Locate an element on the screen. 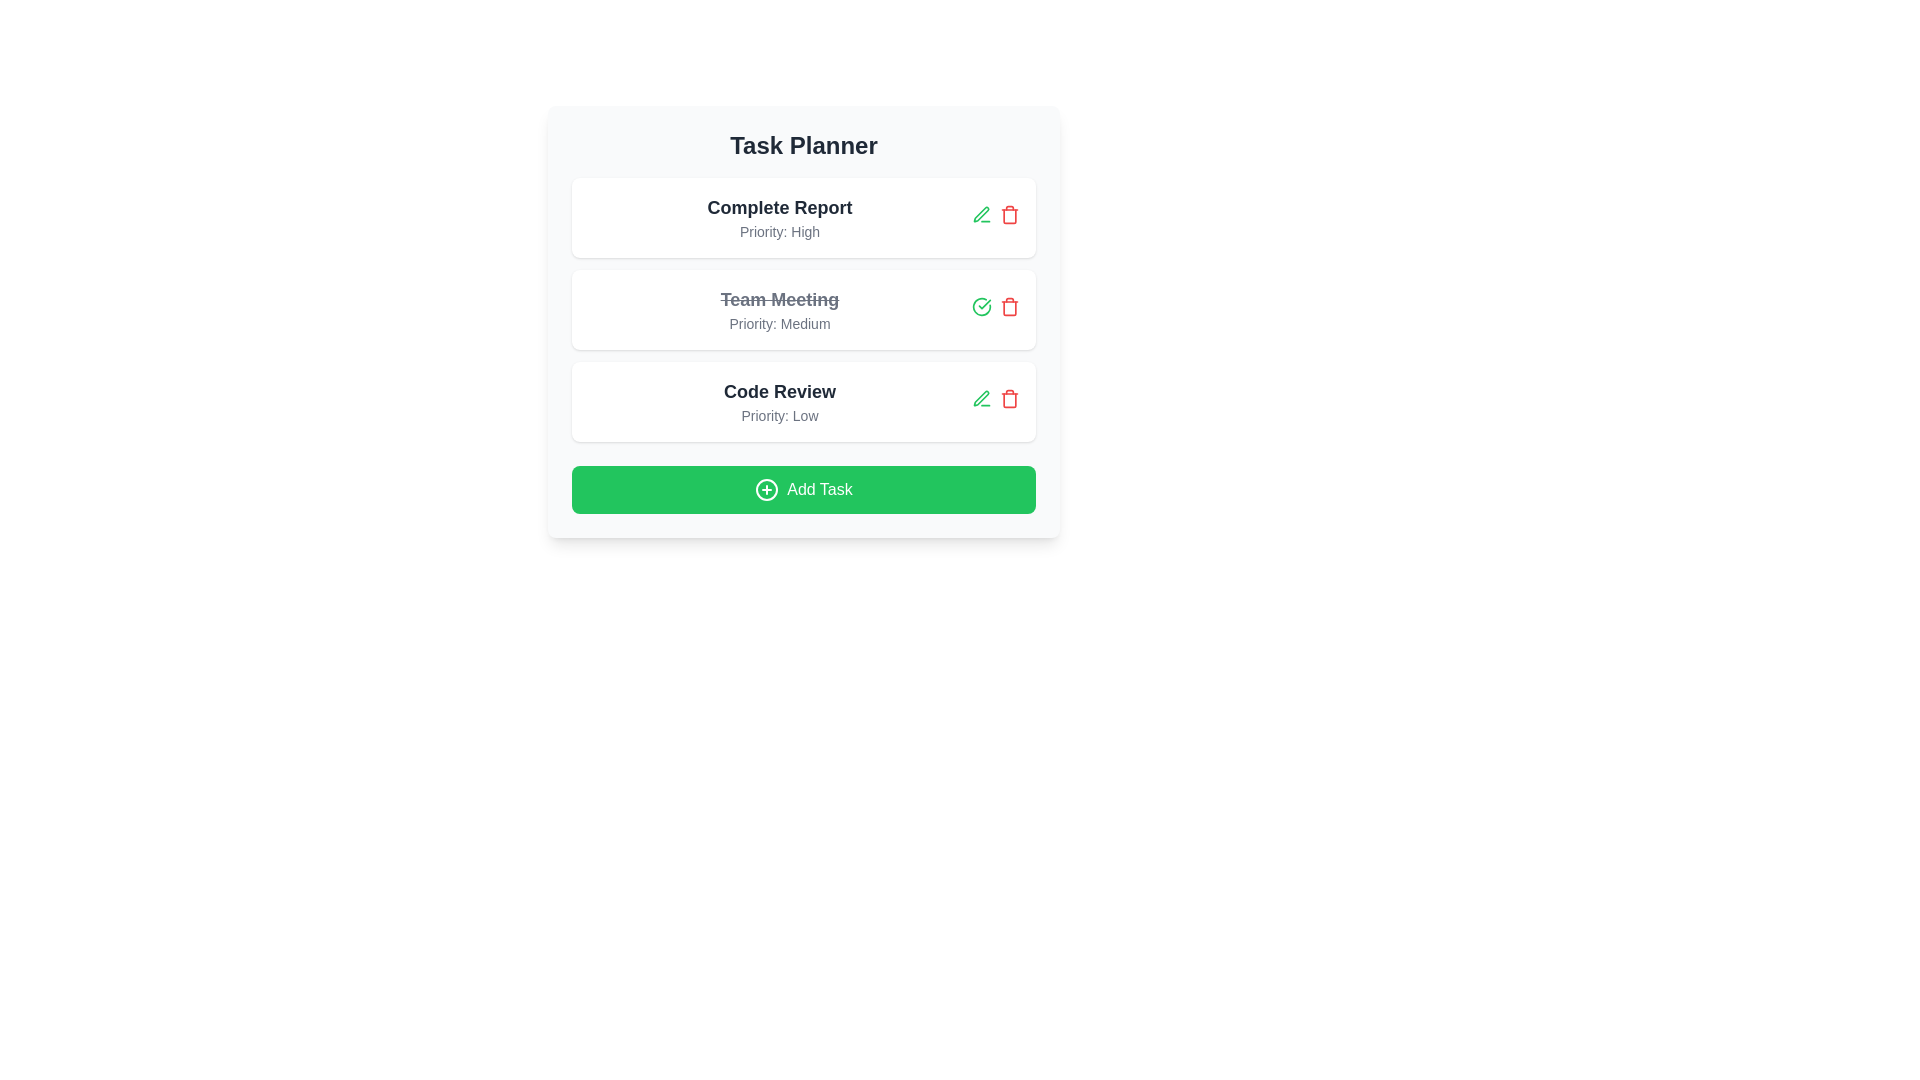 This screenshot has height=1080, width=1920. the task title text for task 3 is located at coordinates (778, 392).